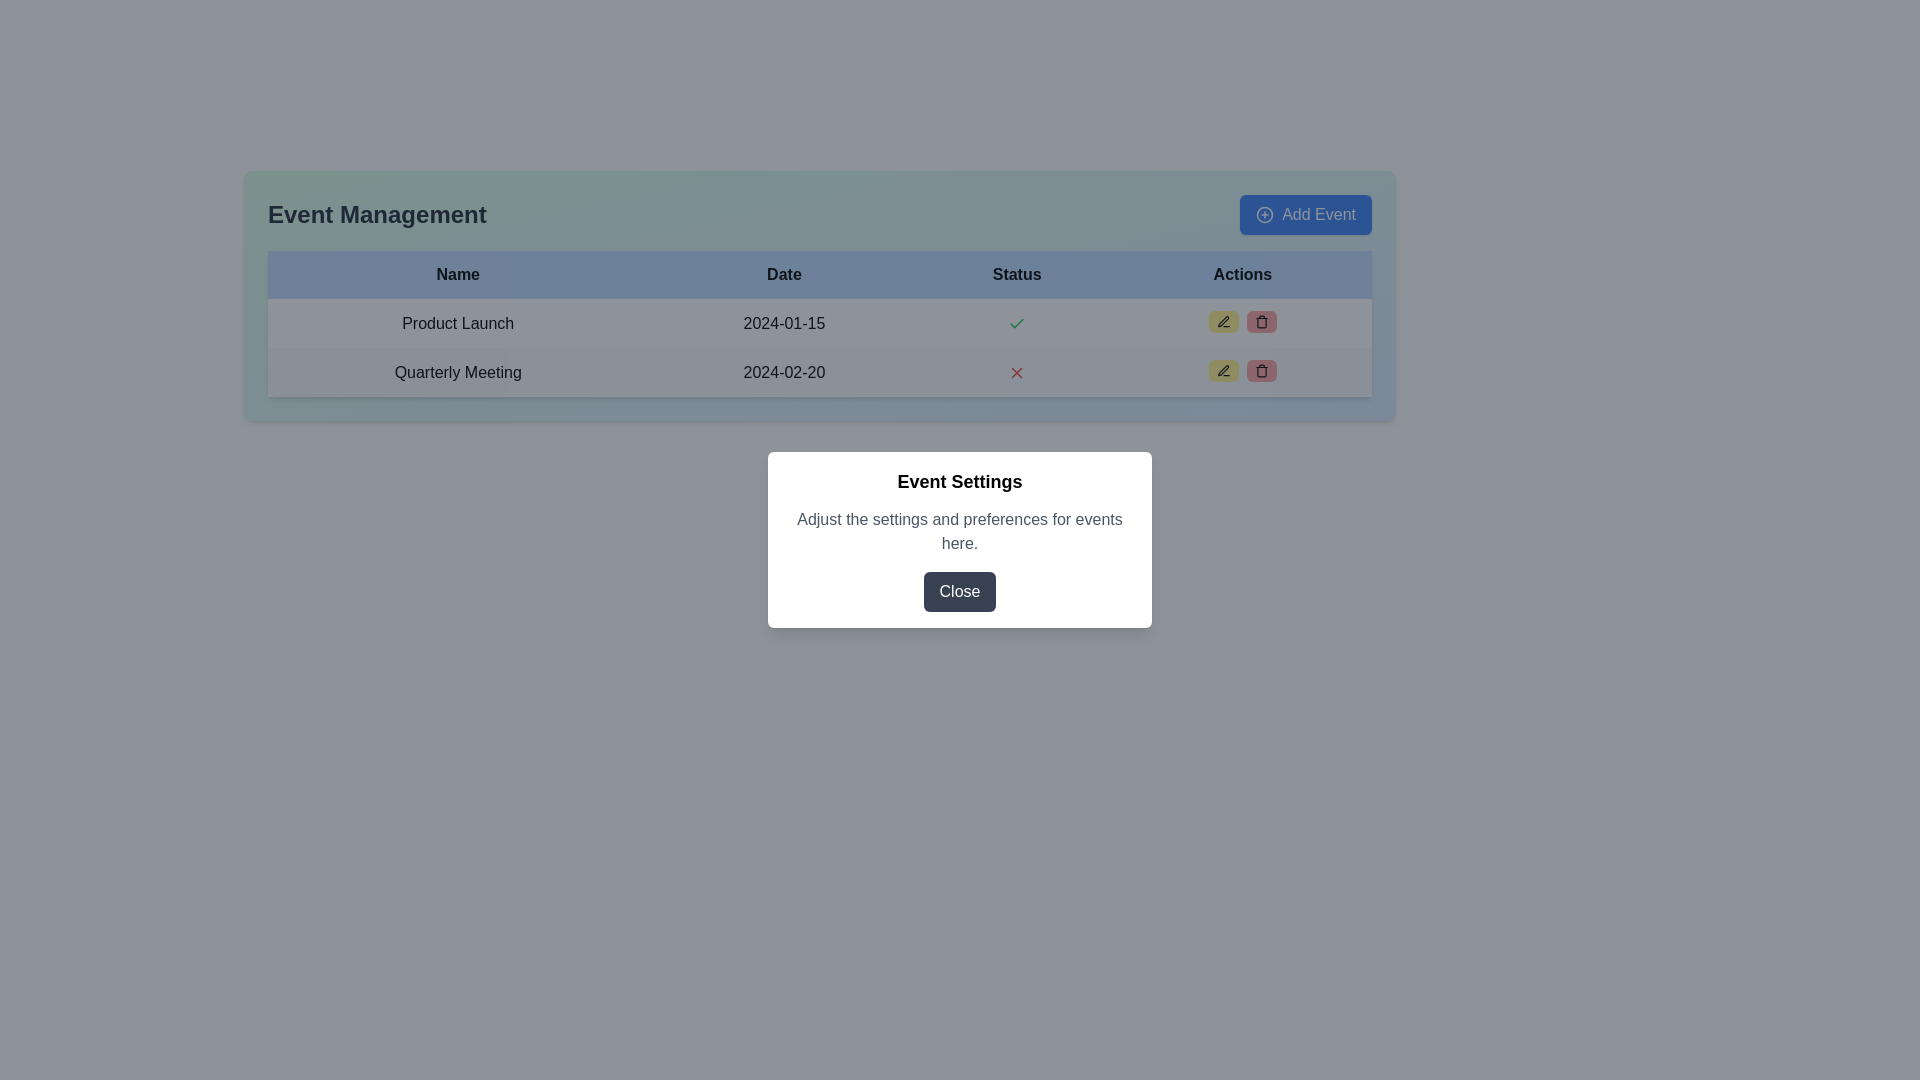  What do you see at coordinates (1264, 215) in the screenshot?
I see `the vector graphic icon located to the left of the 'Add Event' button, which is a blue rectangle with rounded edges in the 'Event Management' panel` at bounding box center [1264, 215].